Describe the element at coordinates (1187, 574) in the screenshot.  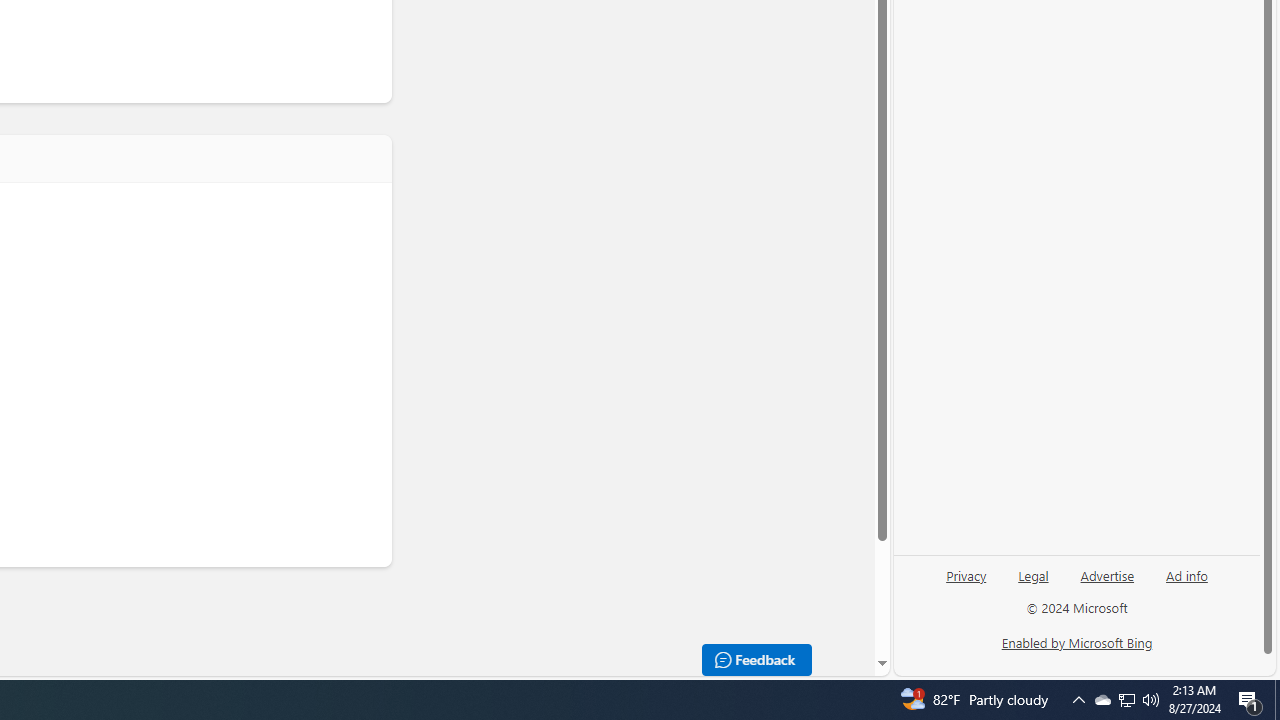
I see `'Ad info'` at that location.